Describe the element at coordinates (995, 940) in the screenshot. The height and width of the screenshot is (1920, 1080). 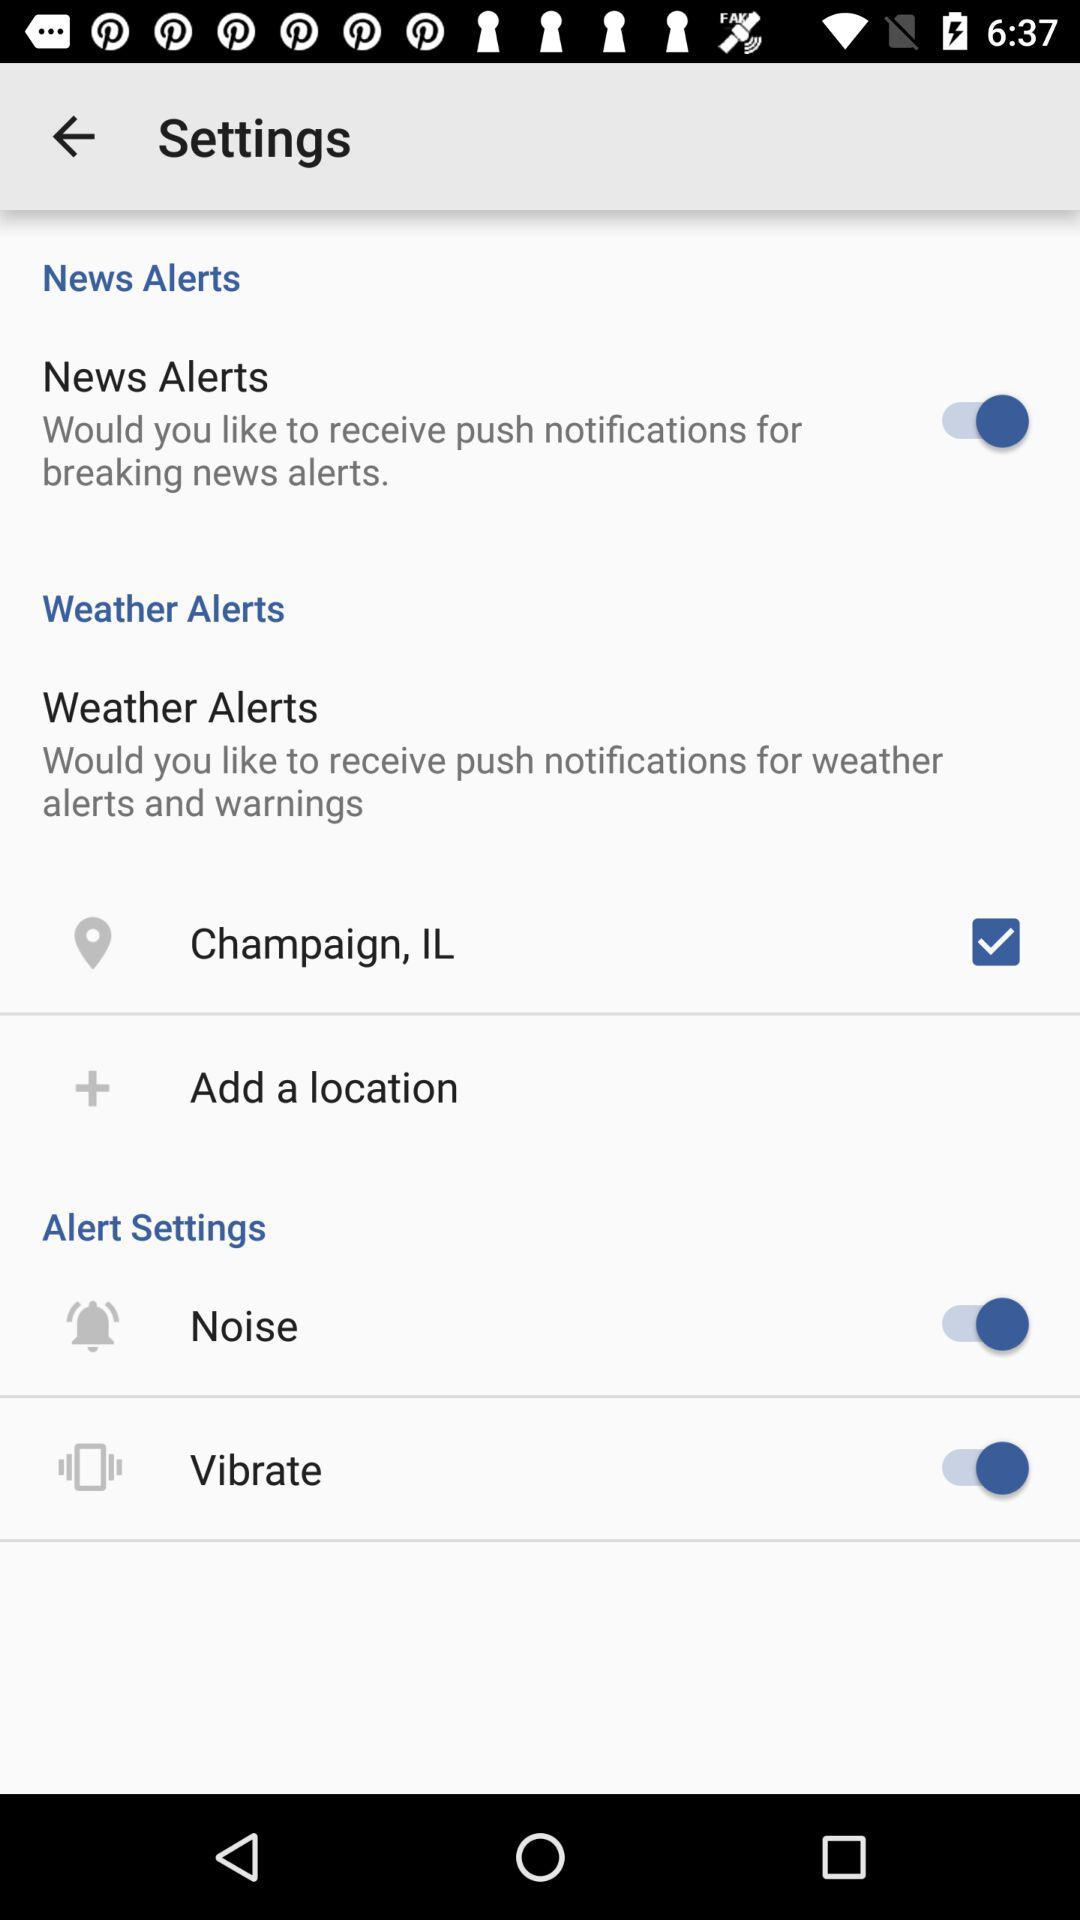
I see `the item on the right` at that location.